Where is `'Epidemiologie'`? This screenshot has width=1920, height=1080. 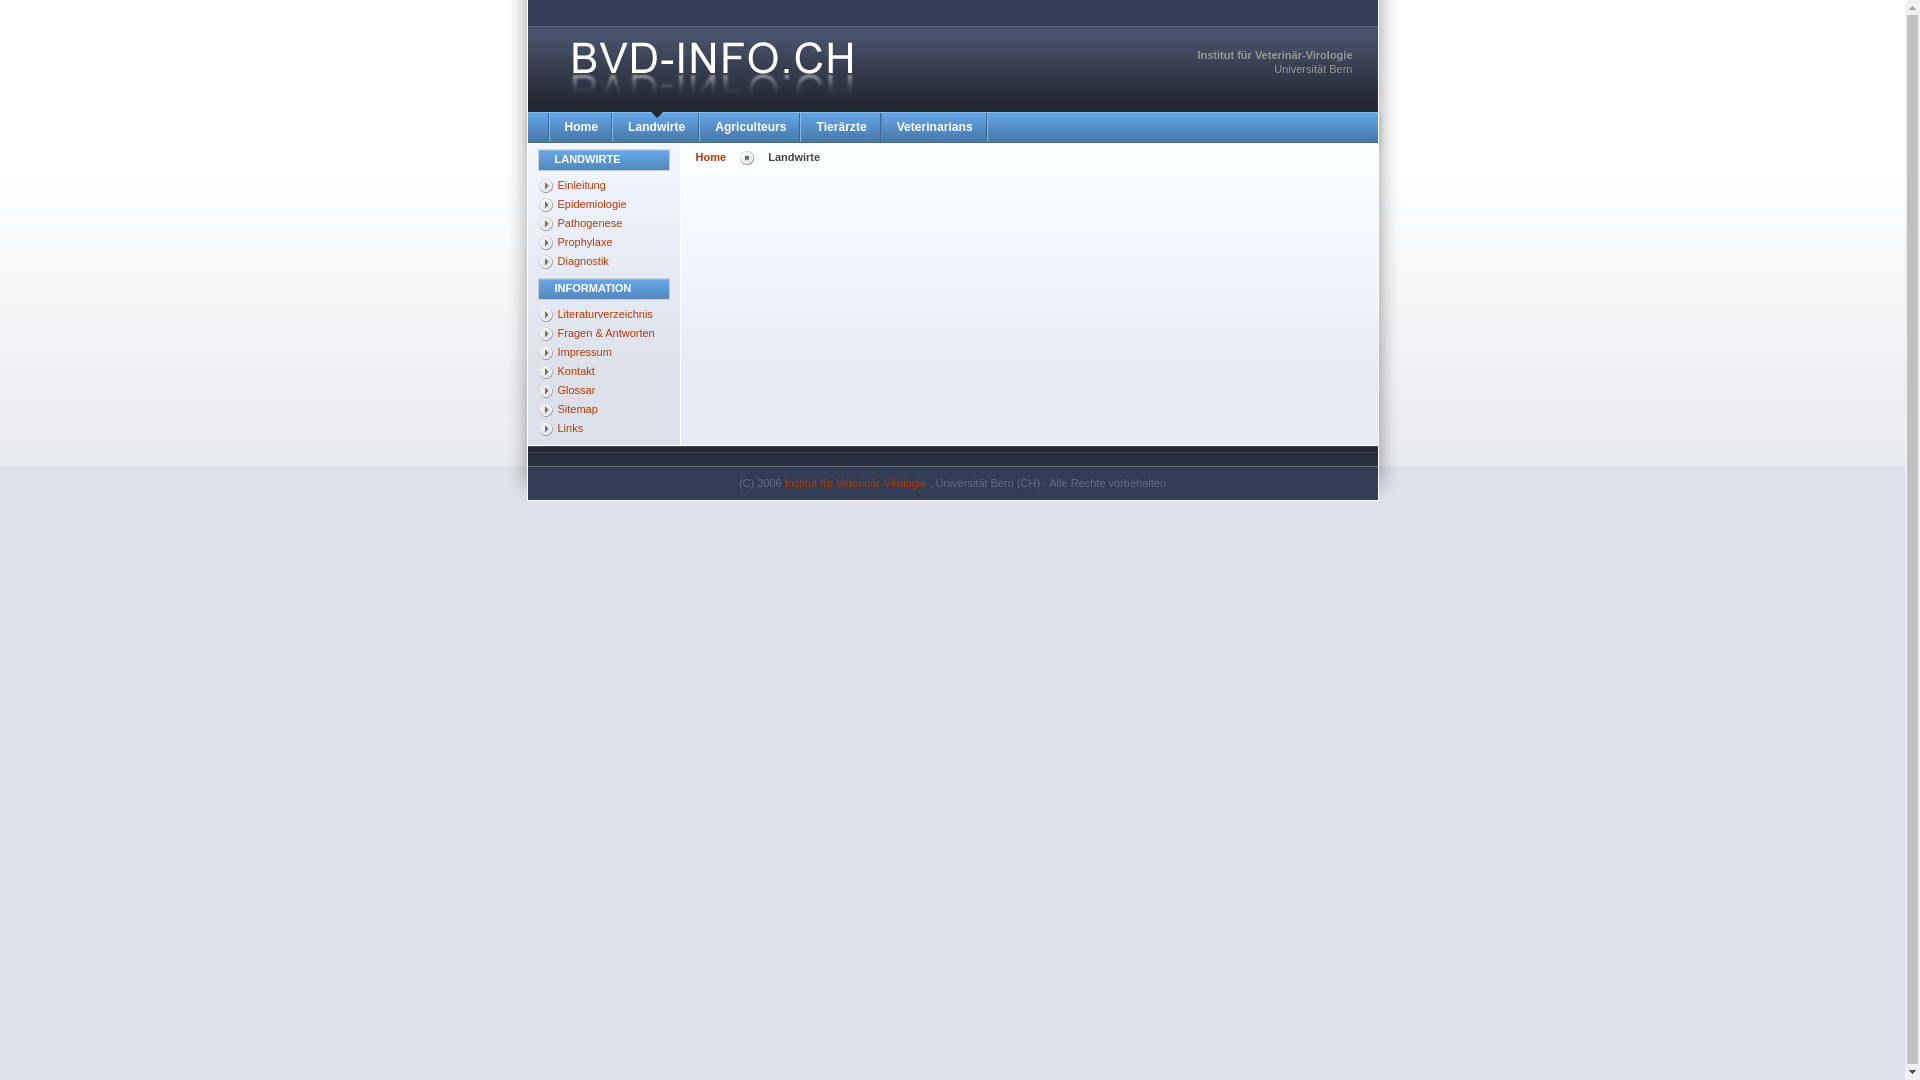
'Epidemiologie' is located at coordinates (603, 204).